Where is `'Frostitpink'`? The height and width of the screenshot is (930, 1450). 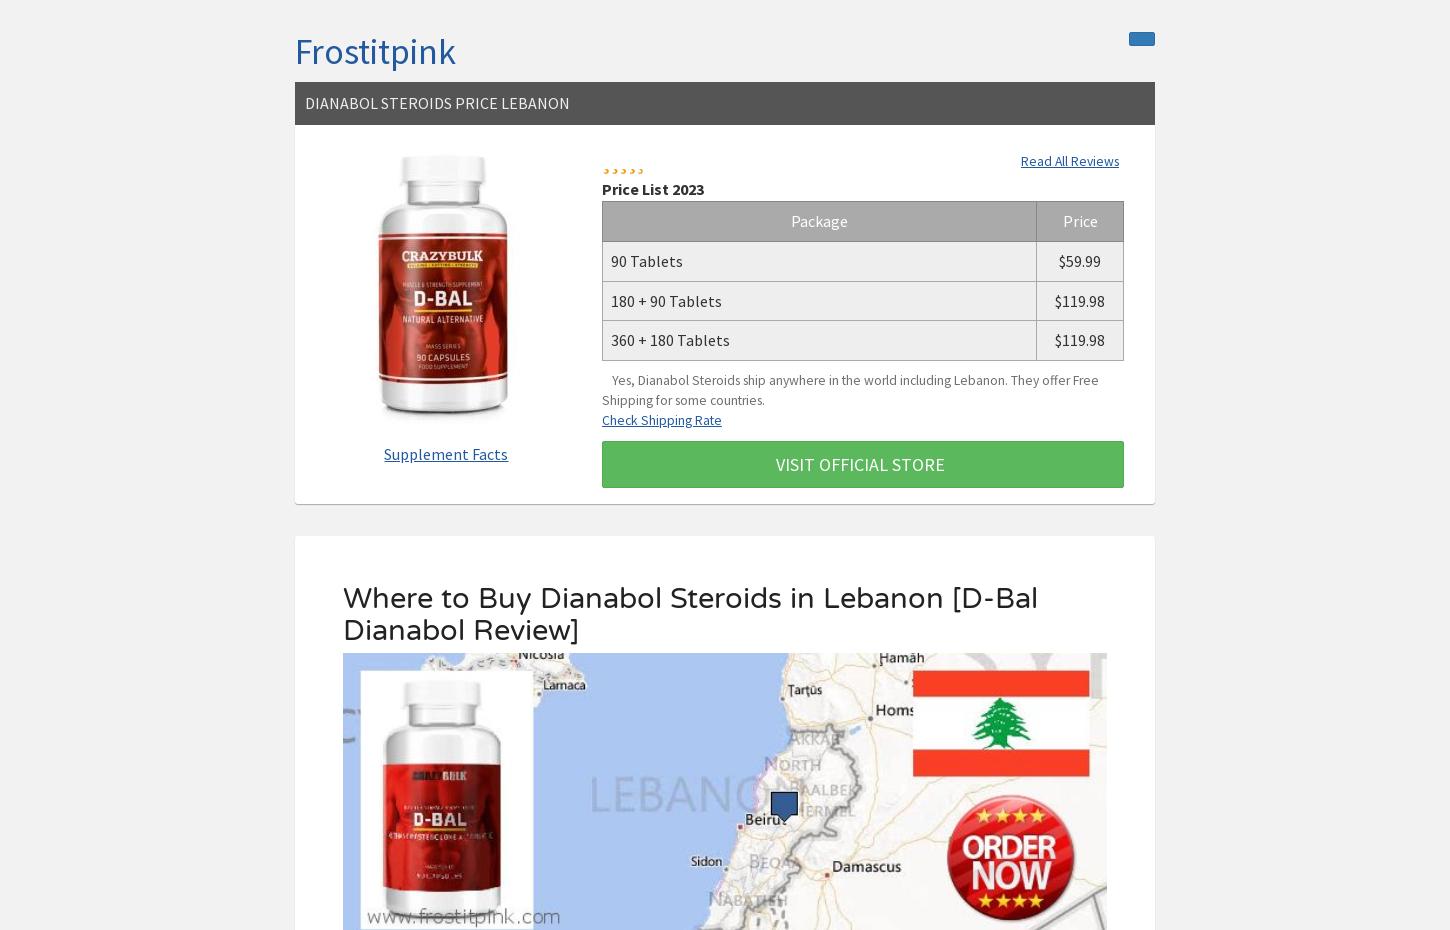
'Frostitpink' is located at coordinates (294, 50).